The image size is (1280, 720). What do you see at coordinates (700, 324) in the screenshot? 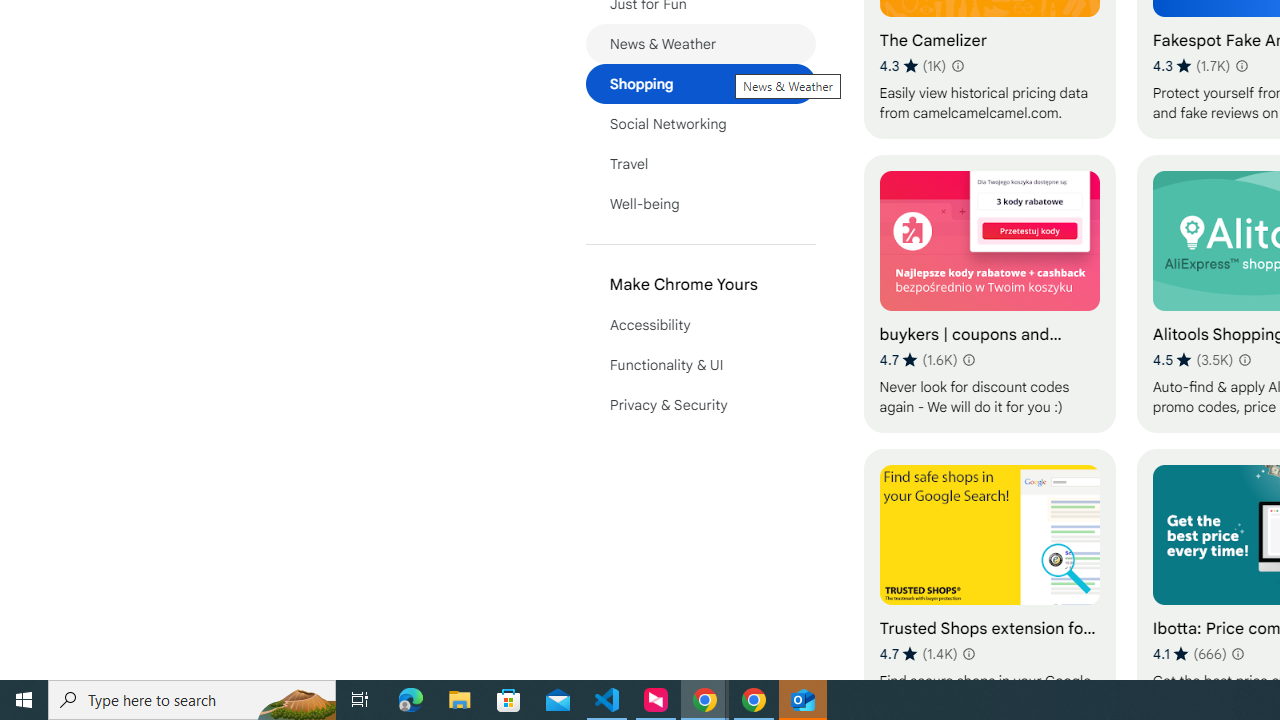
I see `'Accessibility'` at bounding box center [700, 324].